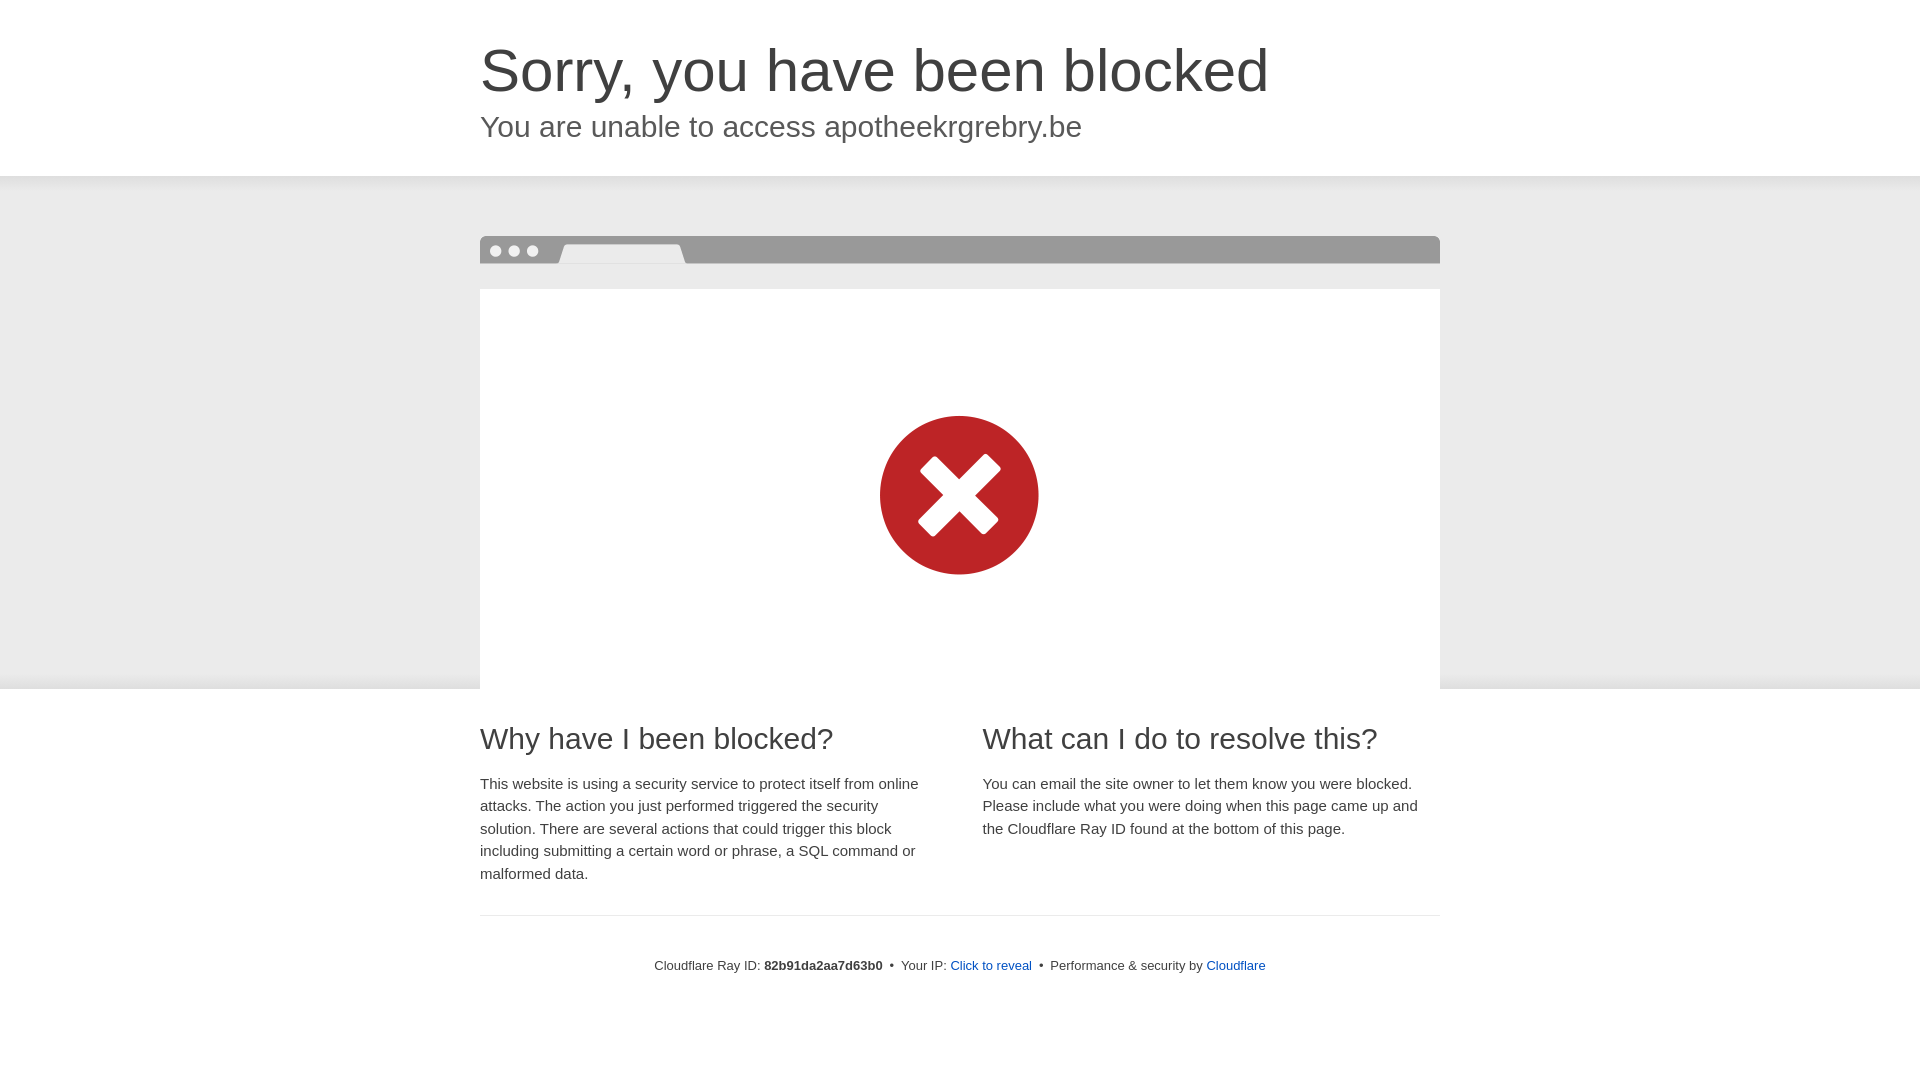 The width and height of the screenshot is (1920, 1080). What do you see at coordinates (1234, 964) in the screenshot?
I see `'Cloudflare'` at bounding box center [1234, 964].